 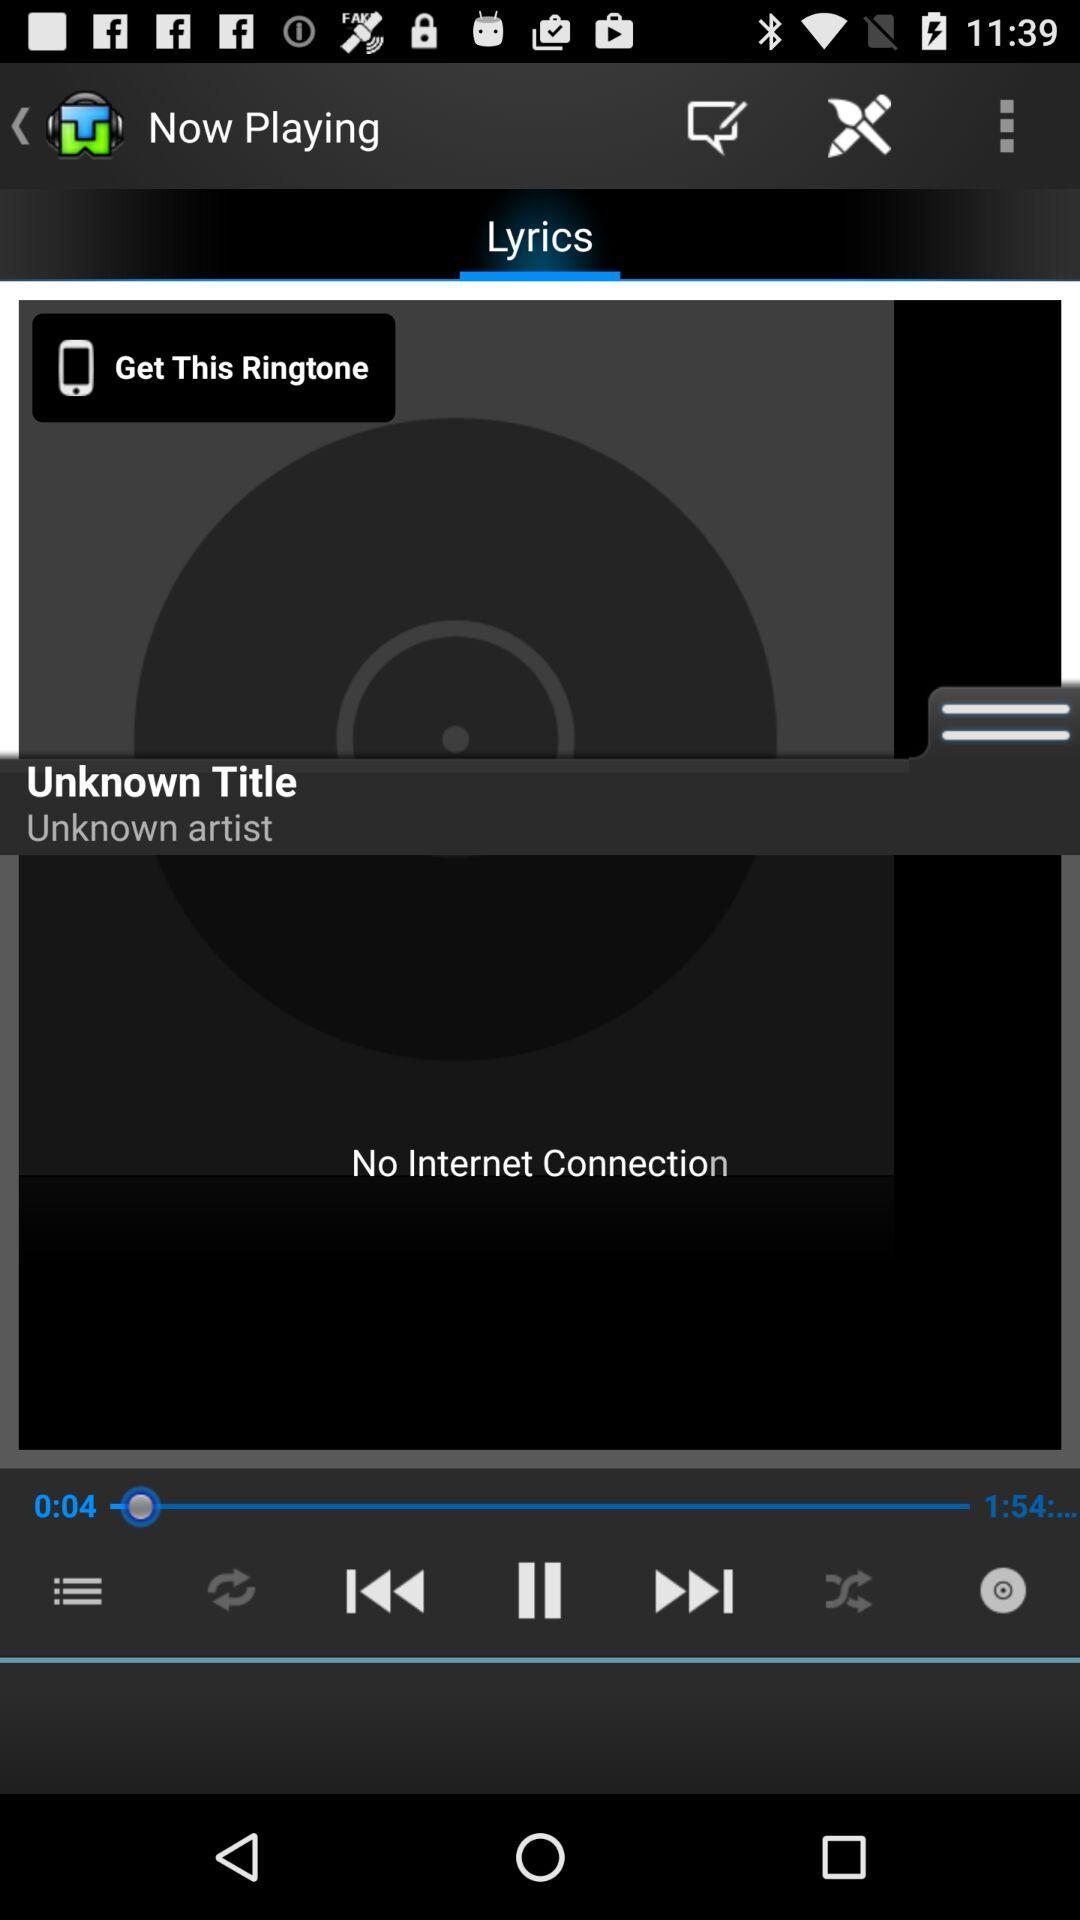 What do you see at coordinates (384, 1701) in the screenshot?
I see `the av_rewind icon` at bounding box center [384, 1701].